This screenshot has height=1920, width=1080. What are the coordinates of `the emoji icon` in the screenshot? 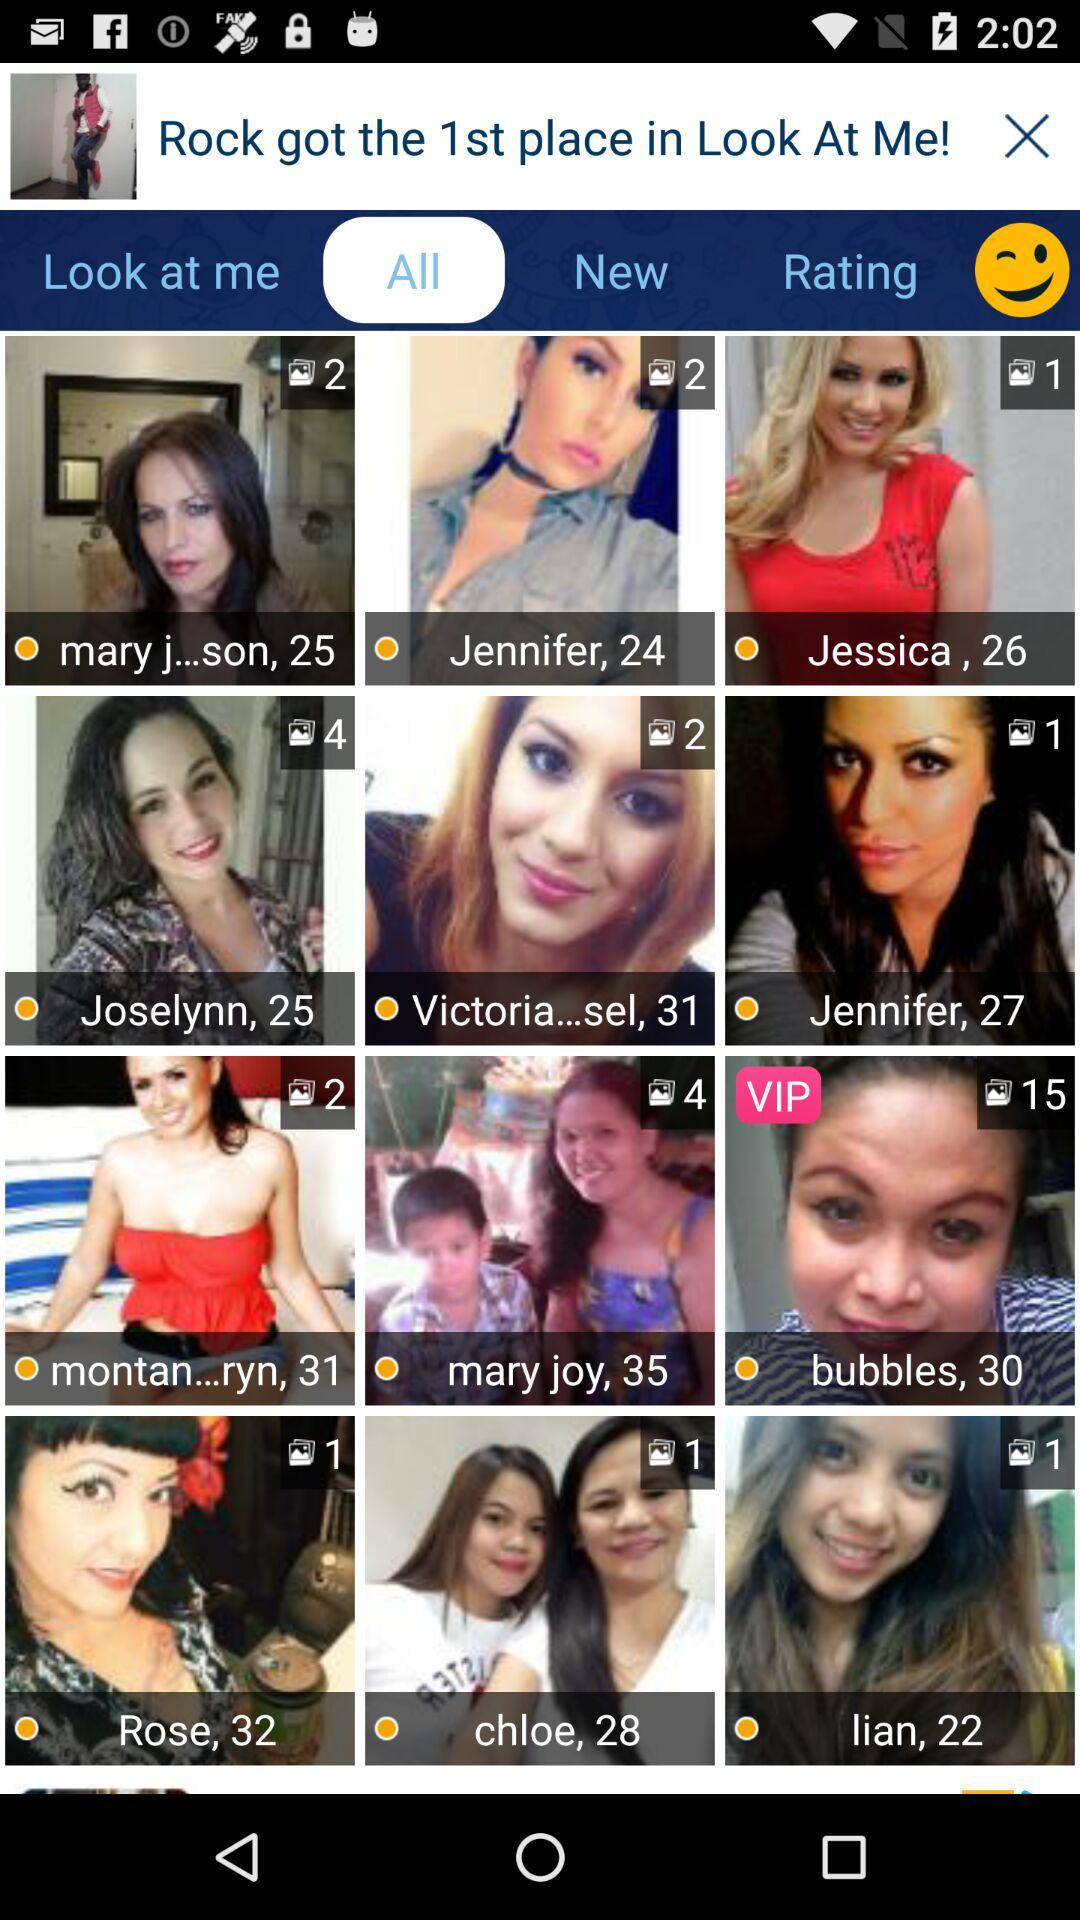 It's located at (1022, 287).